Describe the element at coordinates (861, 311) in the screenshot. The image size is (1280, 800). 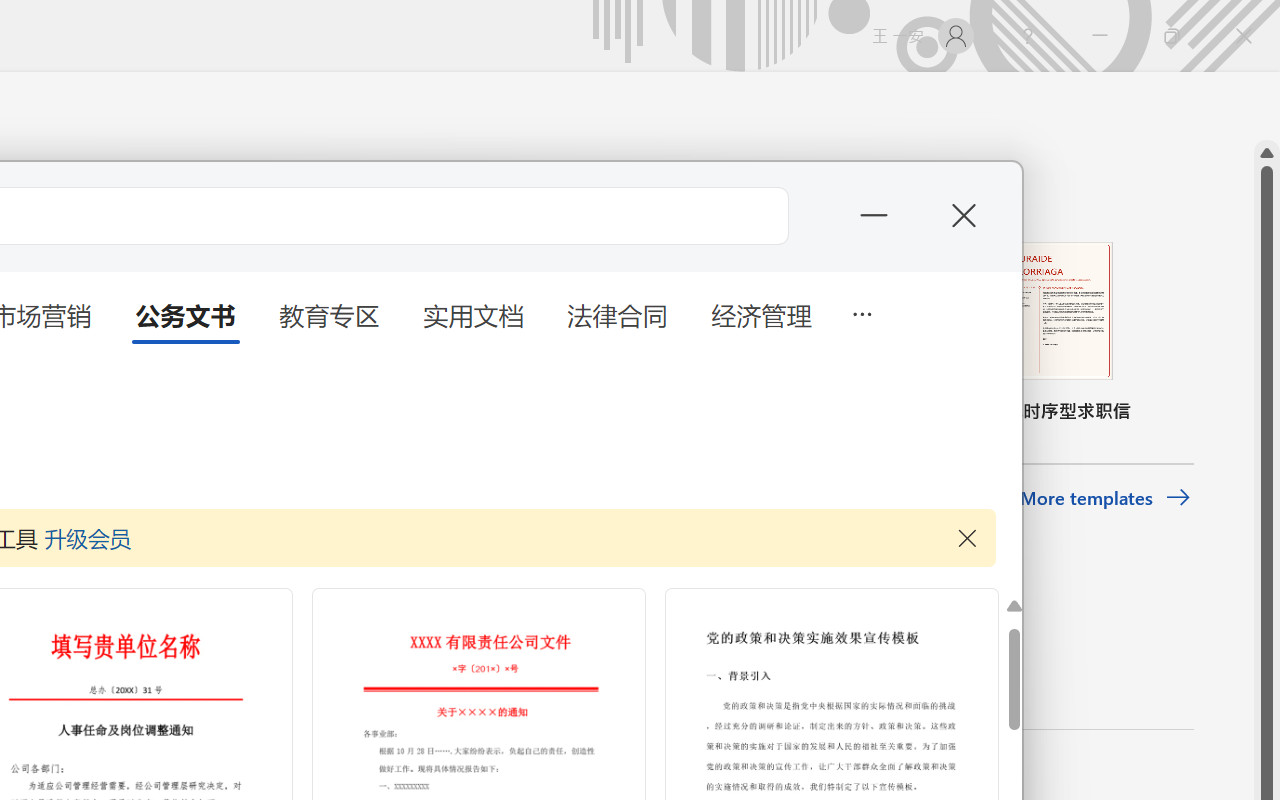
I see `'5 more tabs'` at that location.